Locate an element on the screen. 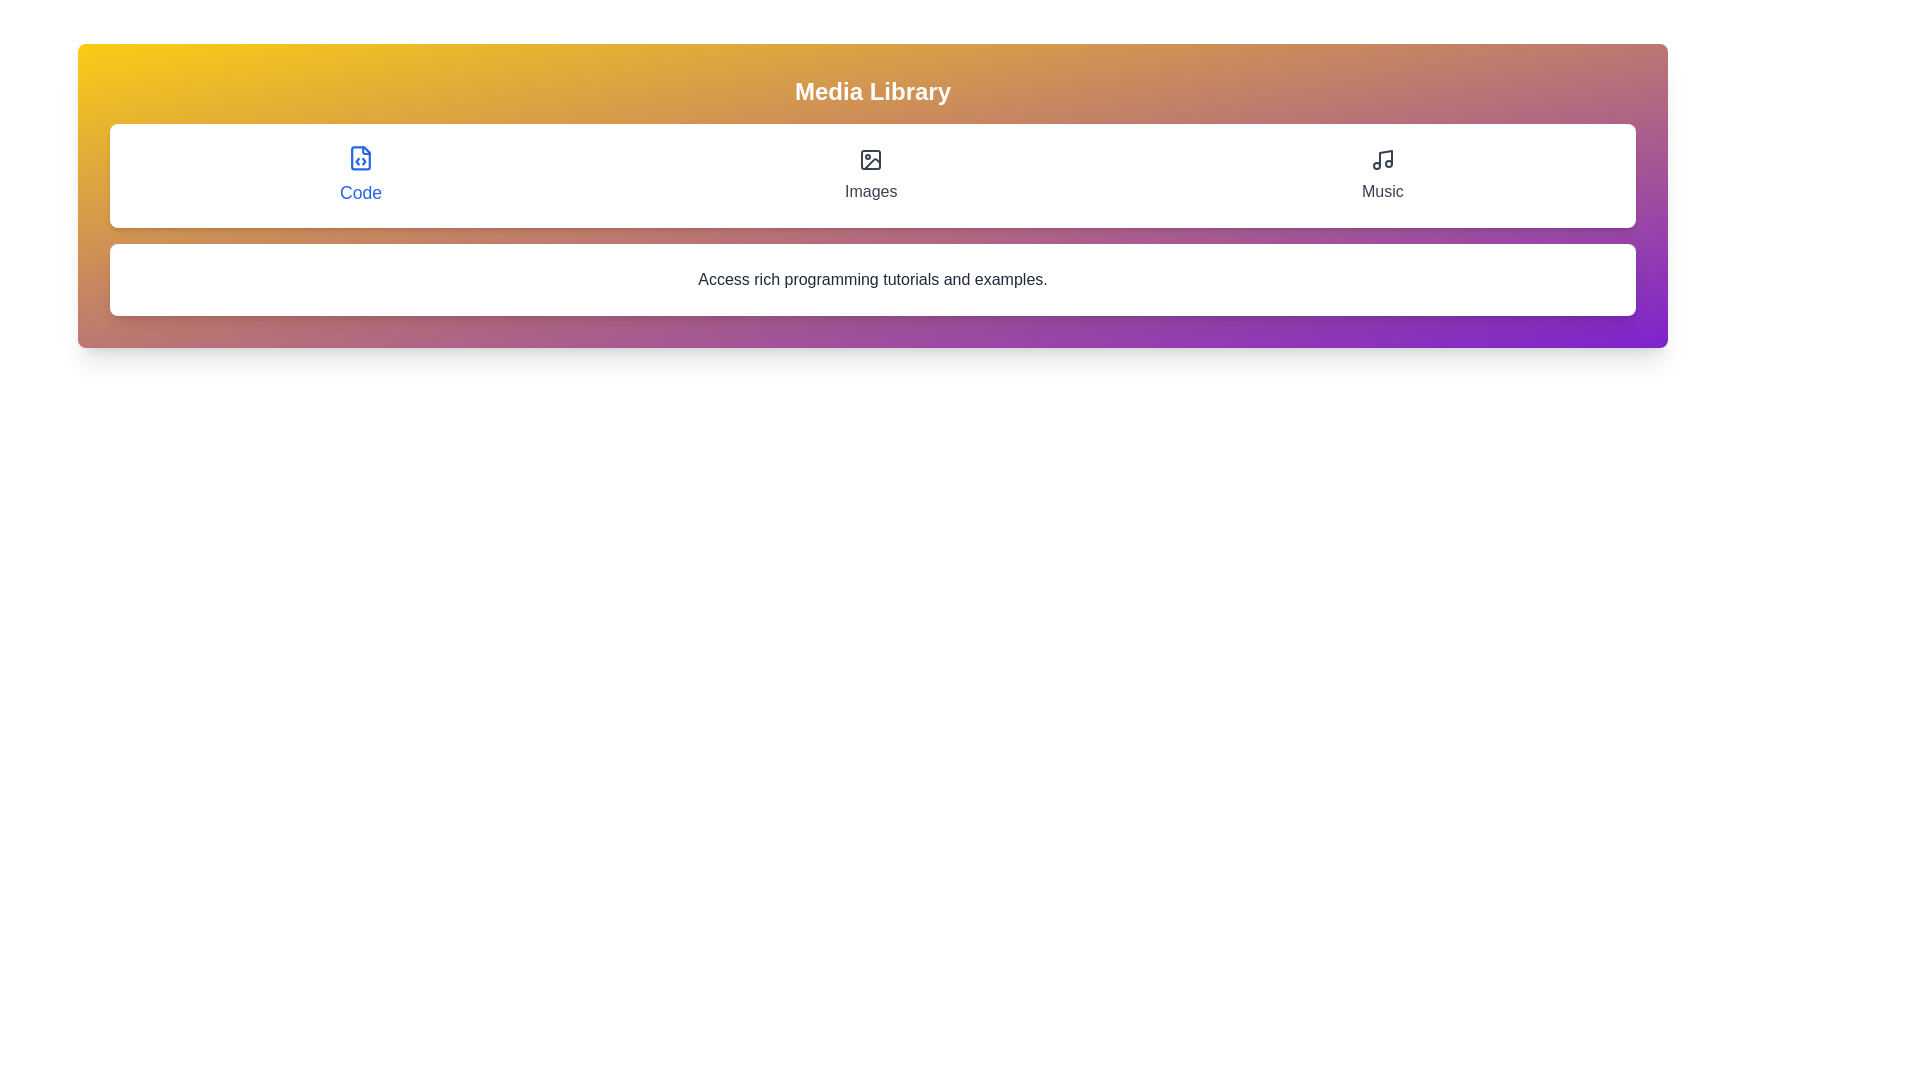 The height and width of the screenshot is (1080, 1920). the tab labeled Code to display its content is located at coordinates (360, 175).